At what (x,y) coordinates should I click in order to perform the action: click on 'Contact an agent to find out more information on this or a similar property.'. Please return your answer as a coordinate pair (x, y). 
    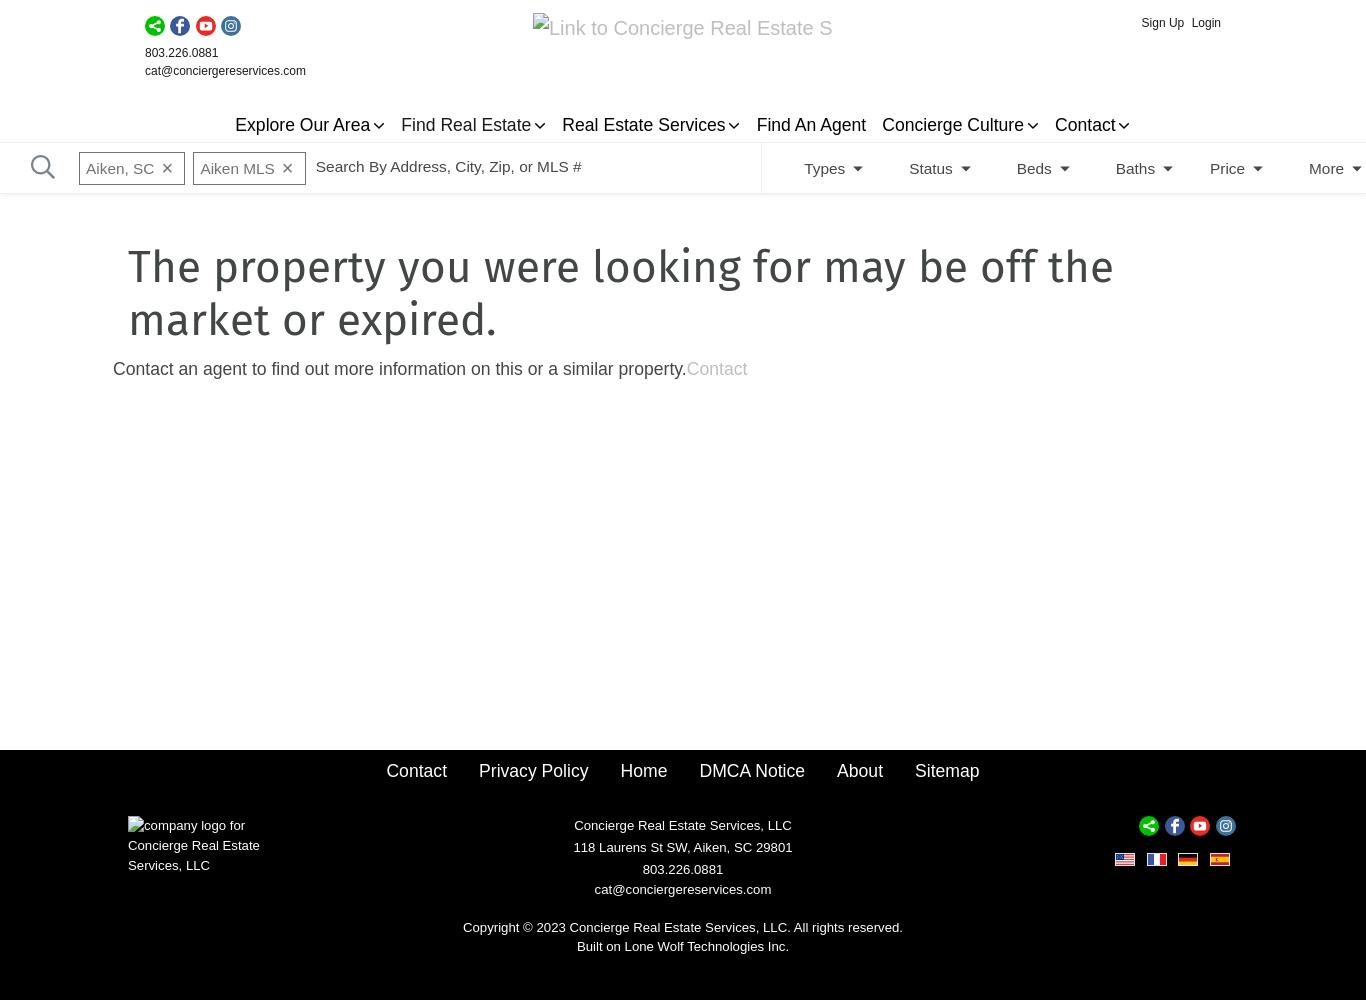
    Looking at the image, I should click on (398, 367).